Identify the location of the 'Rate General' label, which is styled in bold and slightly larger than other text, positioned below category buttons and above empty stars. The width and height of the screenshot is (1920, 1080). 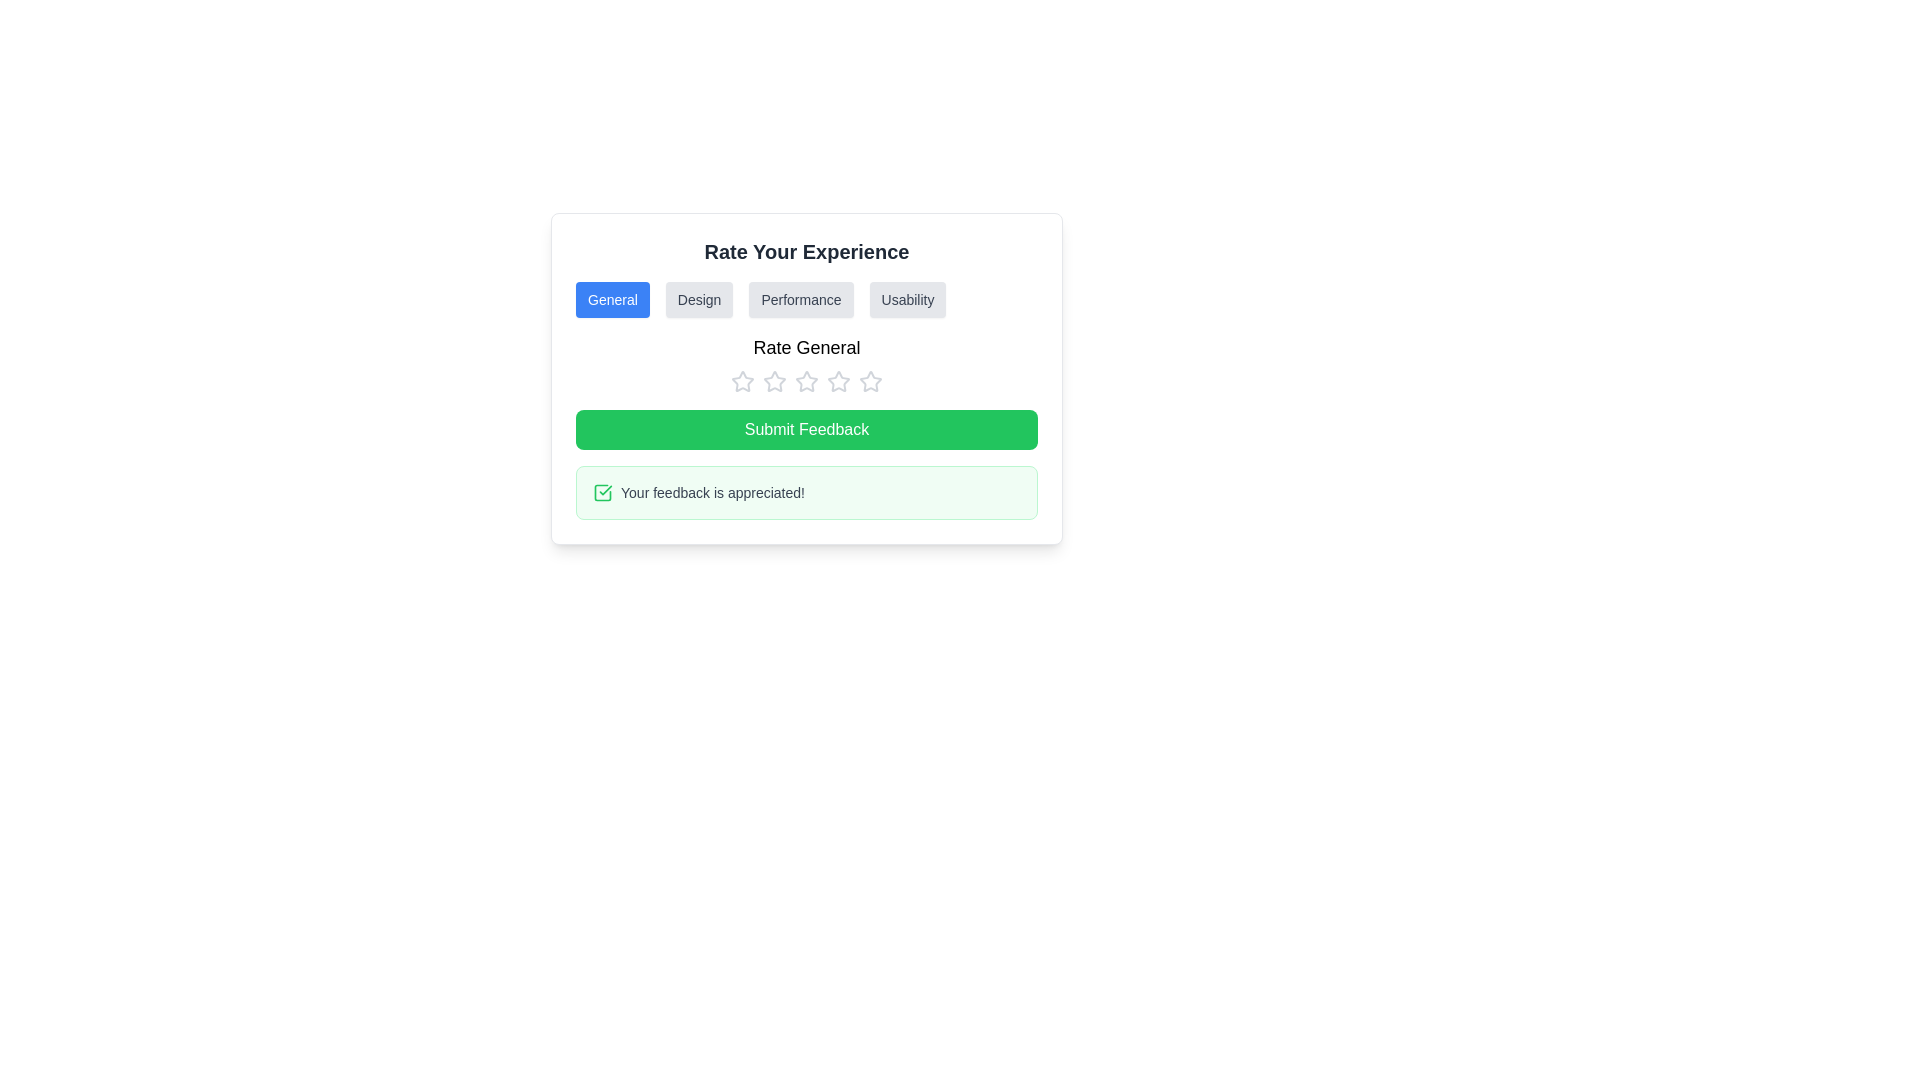
(806, 346).